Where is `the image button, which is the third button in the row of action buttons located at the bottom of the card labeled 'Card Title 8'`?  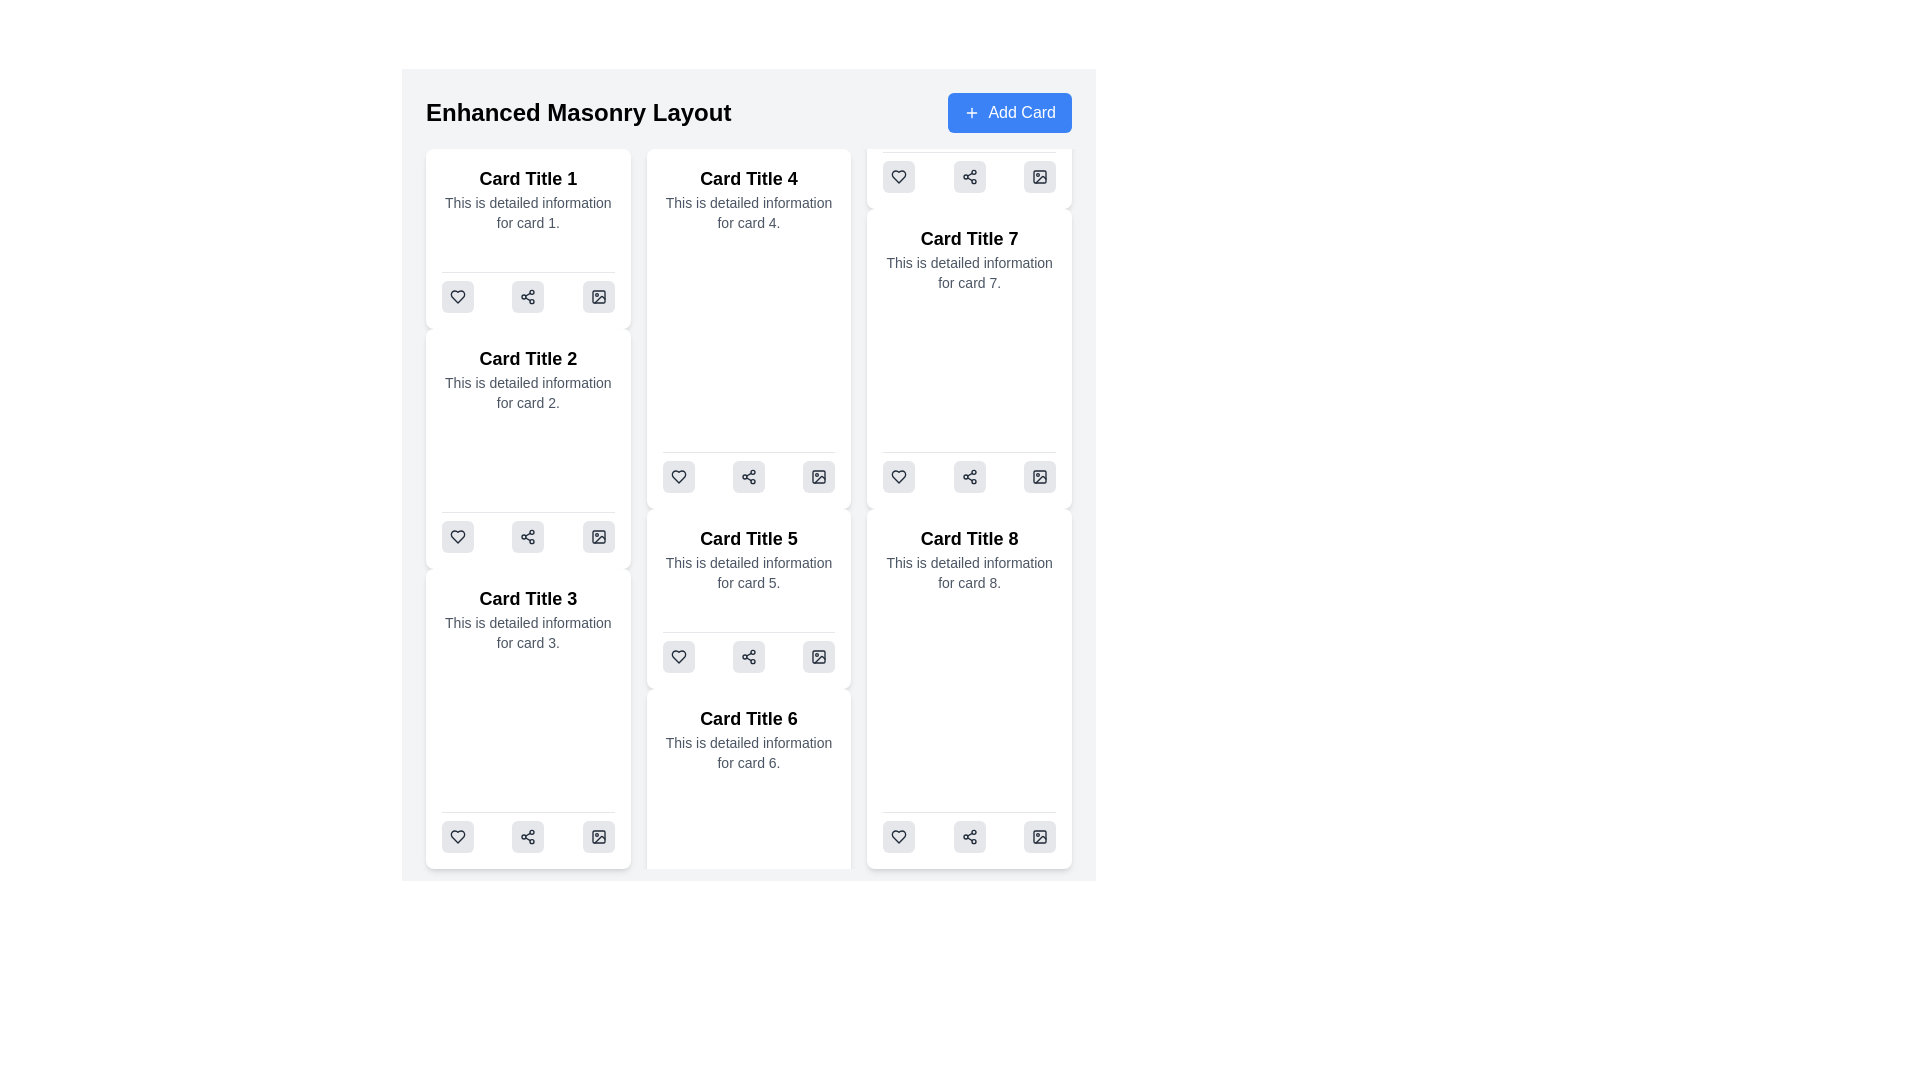
the image button, which is the third button in the row of action buttons located at the bottom of the card labeled 'Card Title 8' is located at coordinates (1038, 837).